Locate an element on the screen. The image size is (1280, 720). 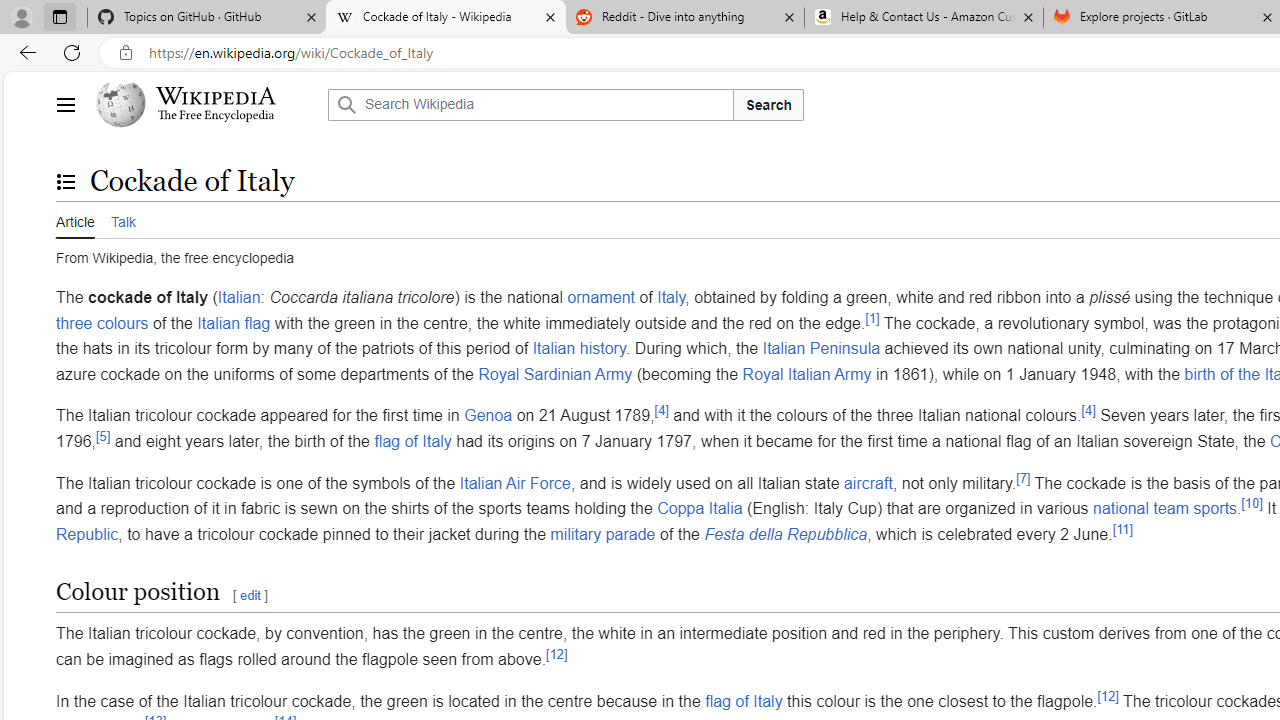
'Royal Sardinian Army' is located at coordinates (555, 374).